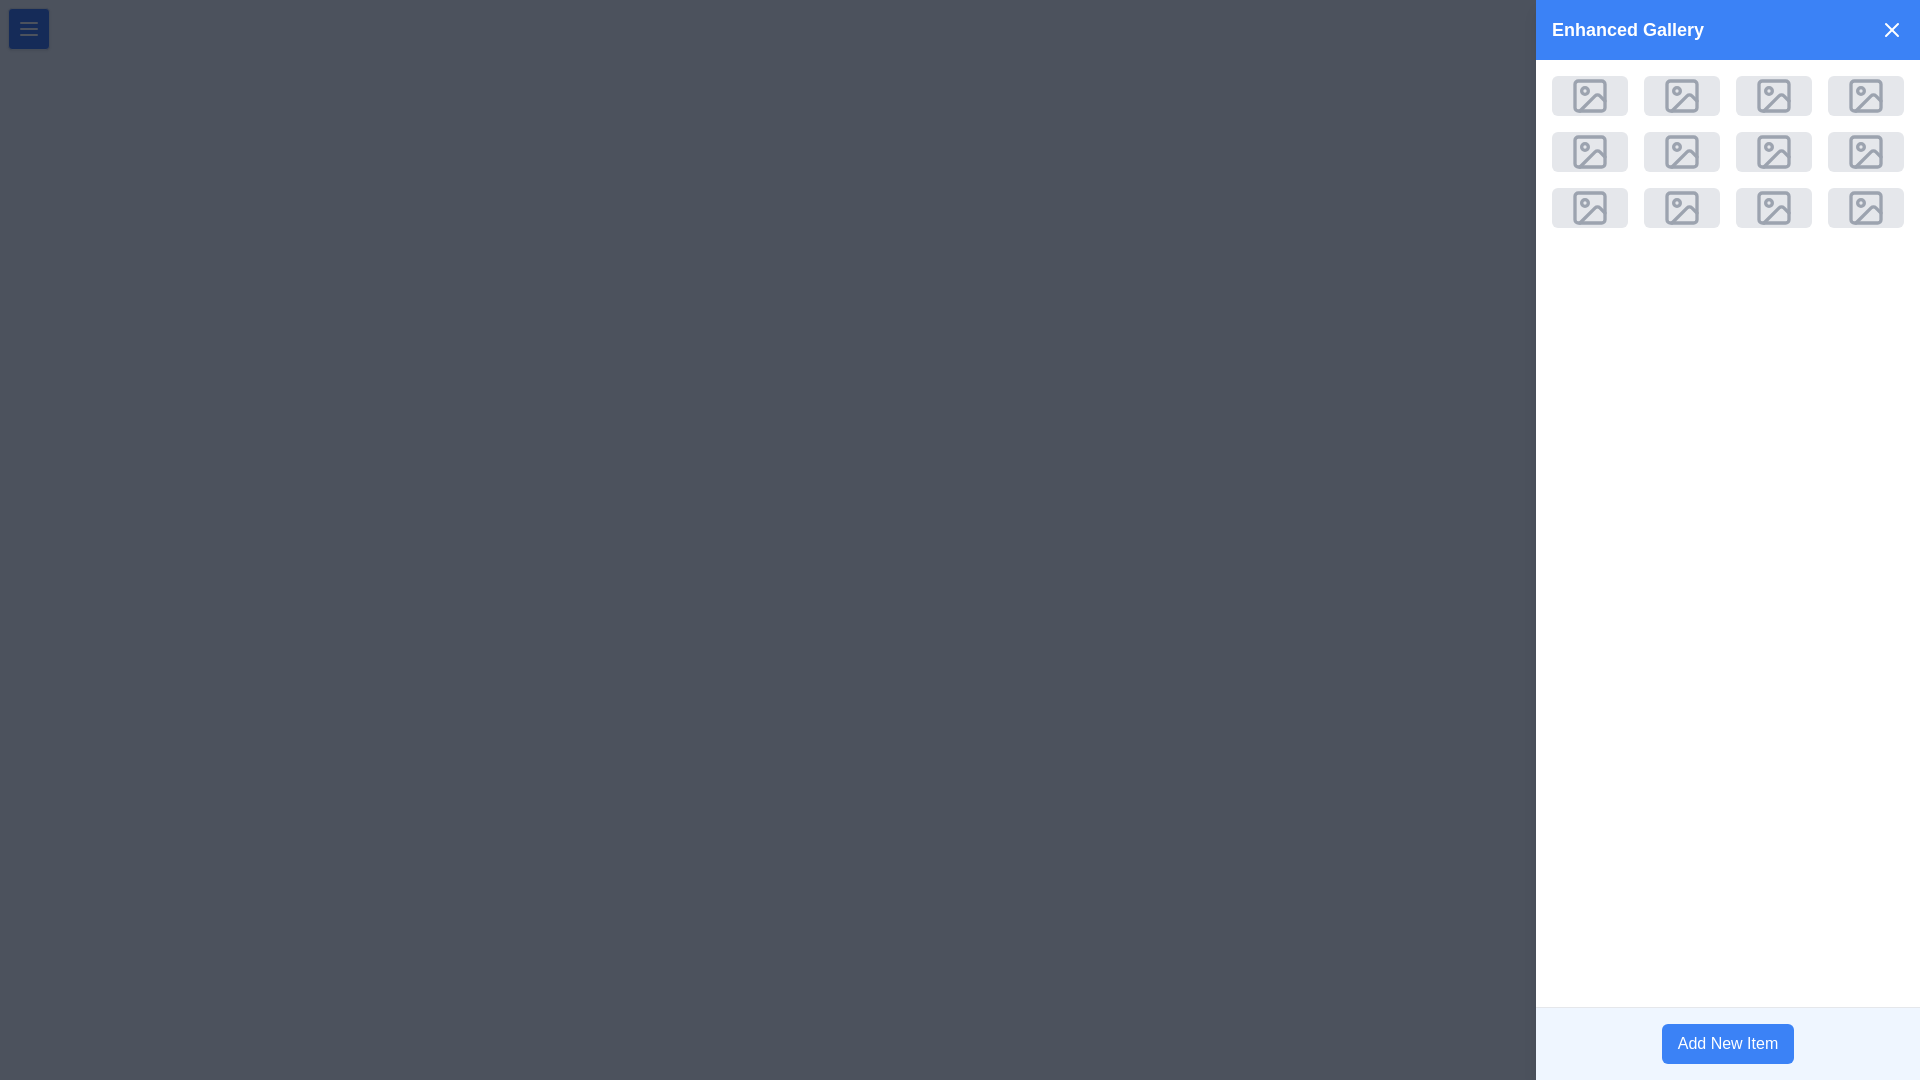 This screenshot has height=1080, width=1920. I want to click on the top-left bordered square icon with rounded corners that contains additional graphical details, rendered in gray, so click(1588, 96).